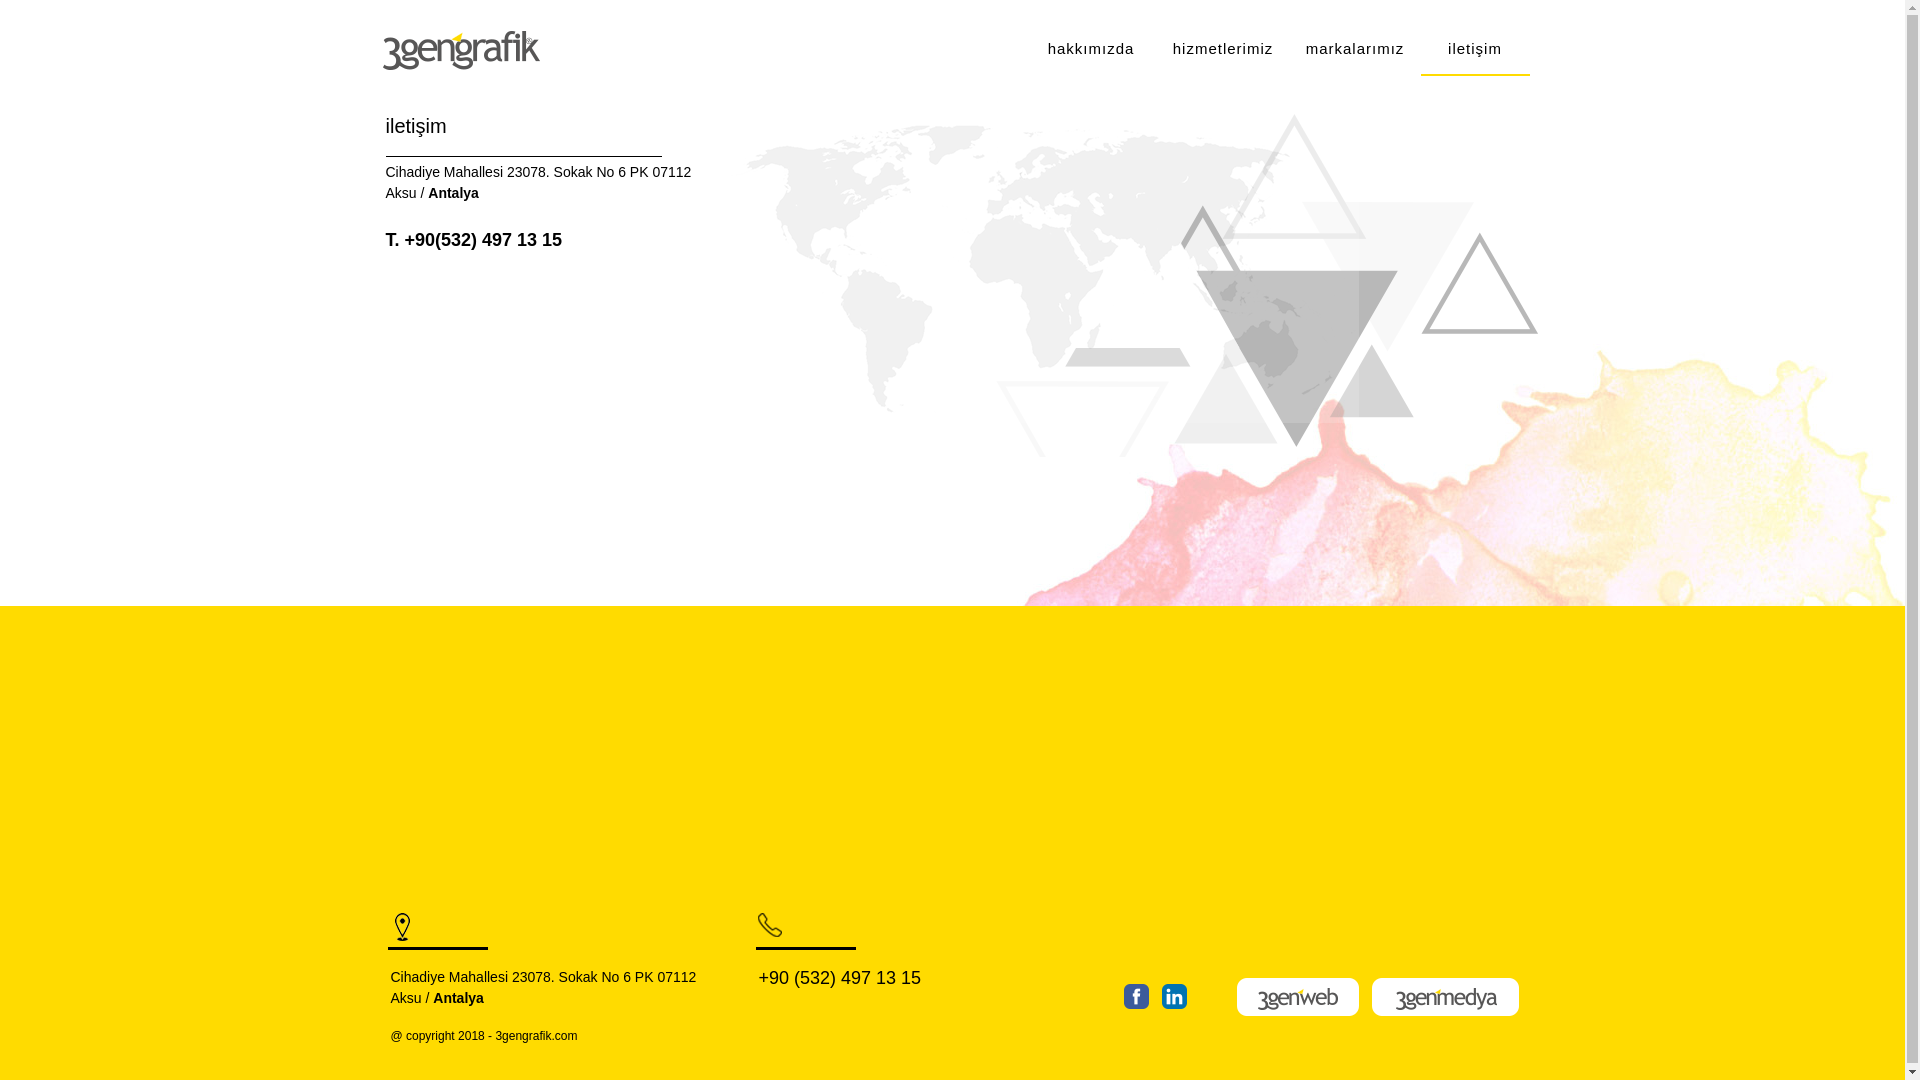  Describe the element at coordinates (1221, 49) in the screenshot. I see `'hizmetlerimiz'` at that location.